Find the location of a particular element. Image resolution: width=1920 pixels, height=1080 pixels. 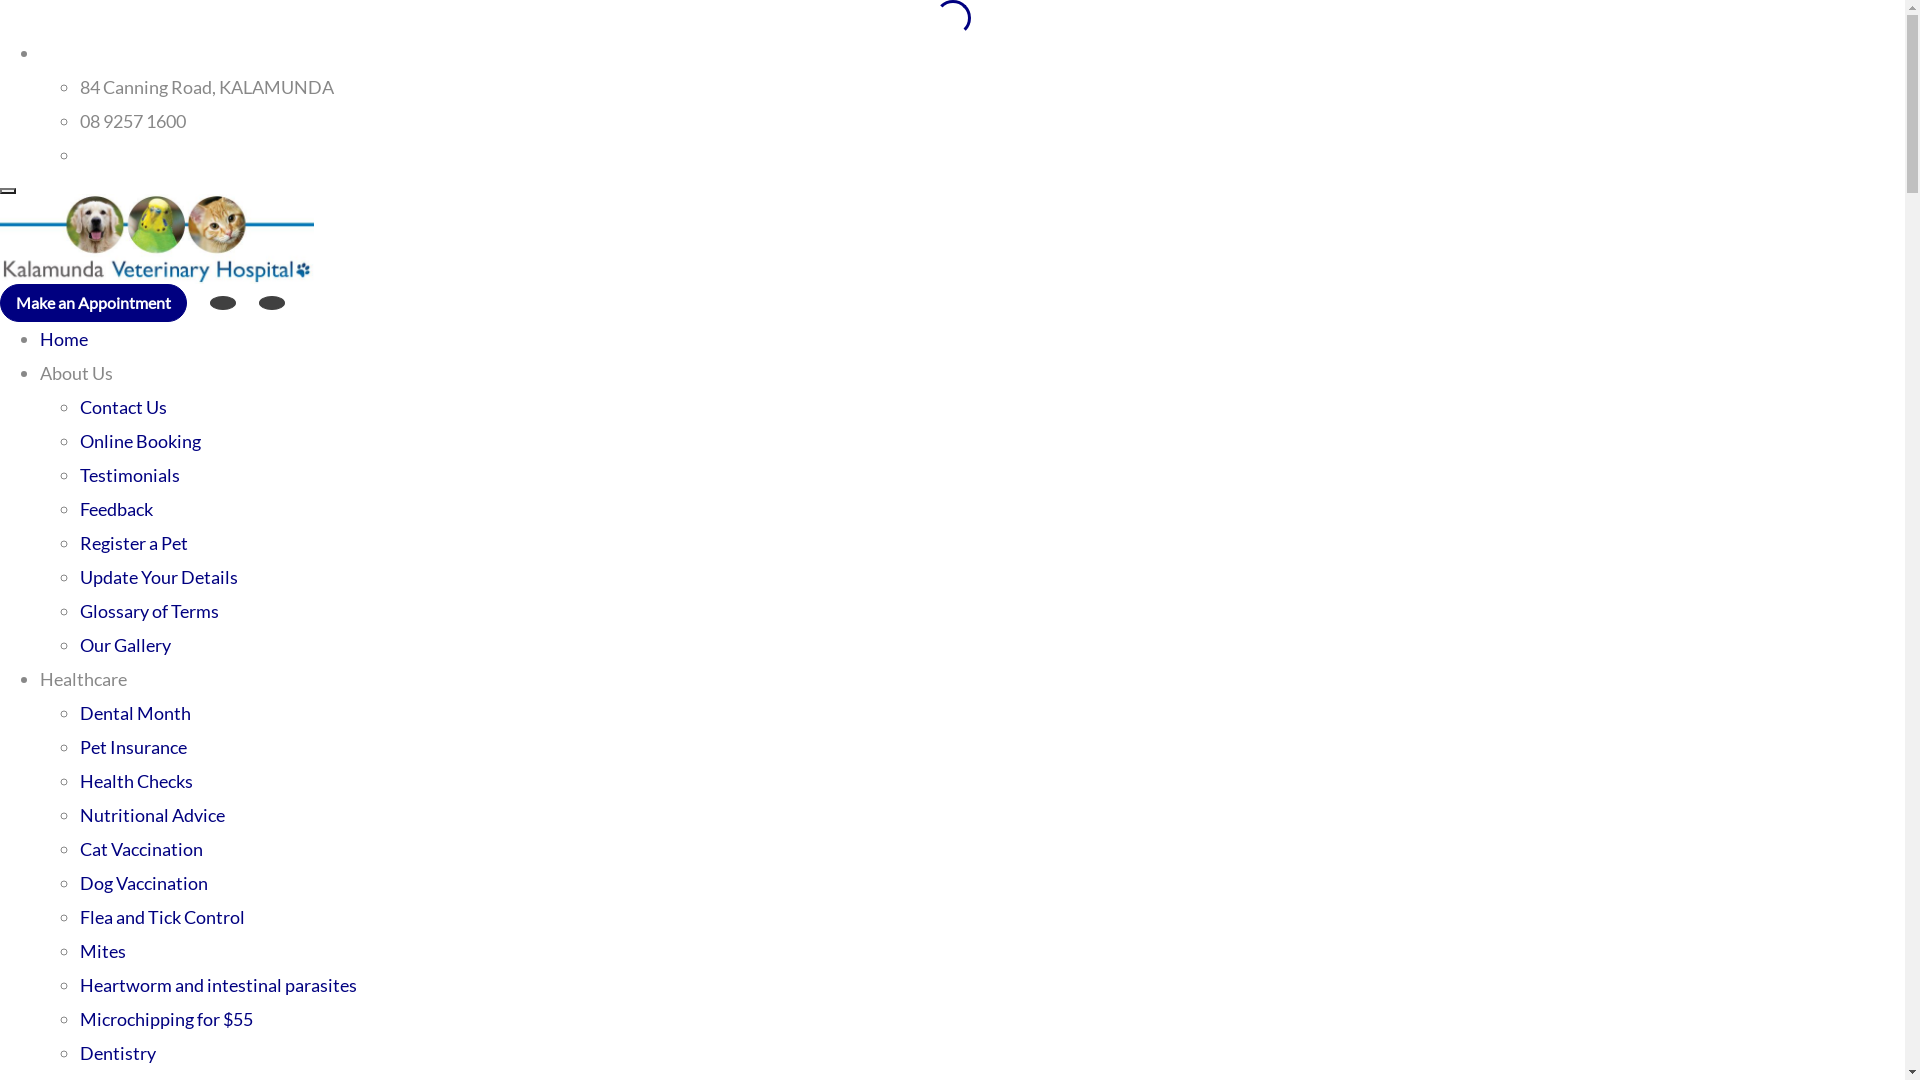

'Register a Pet' is located at coordinates (80, 543).